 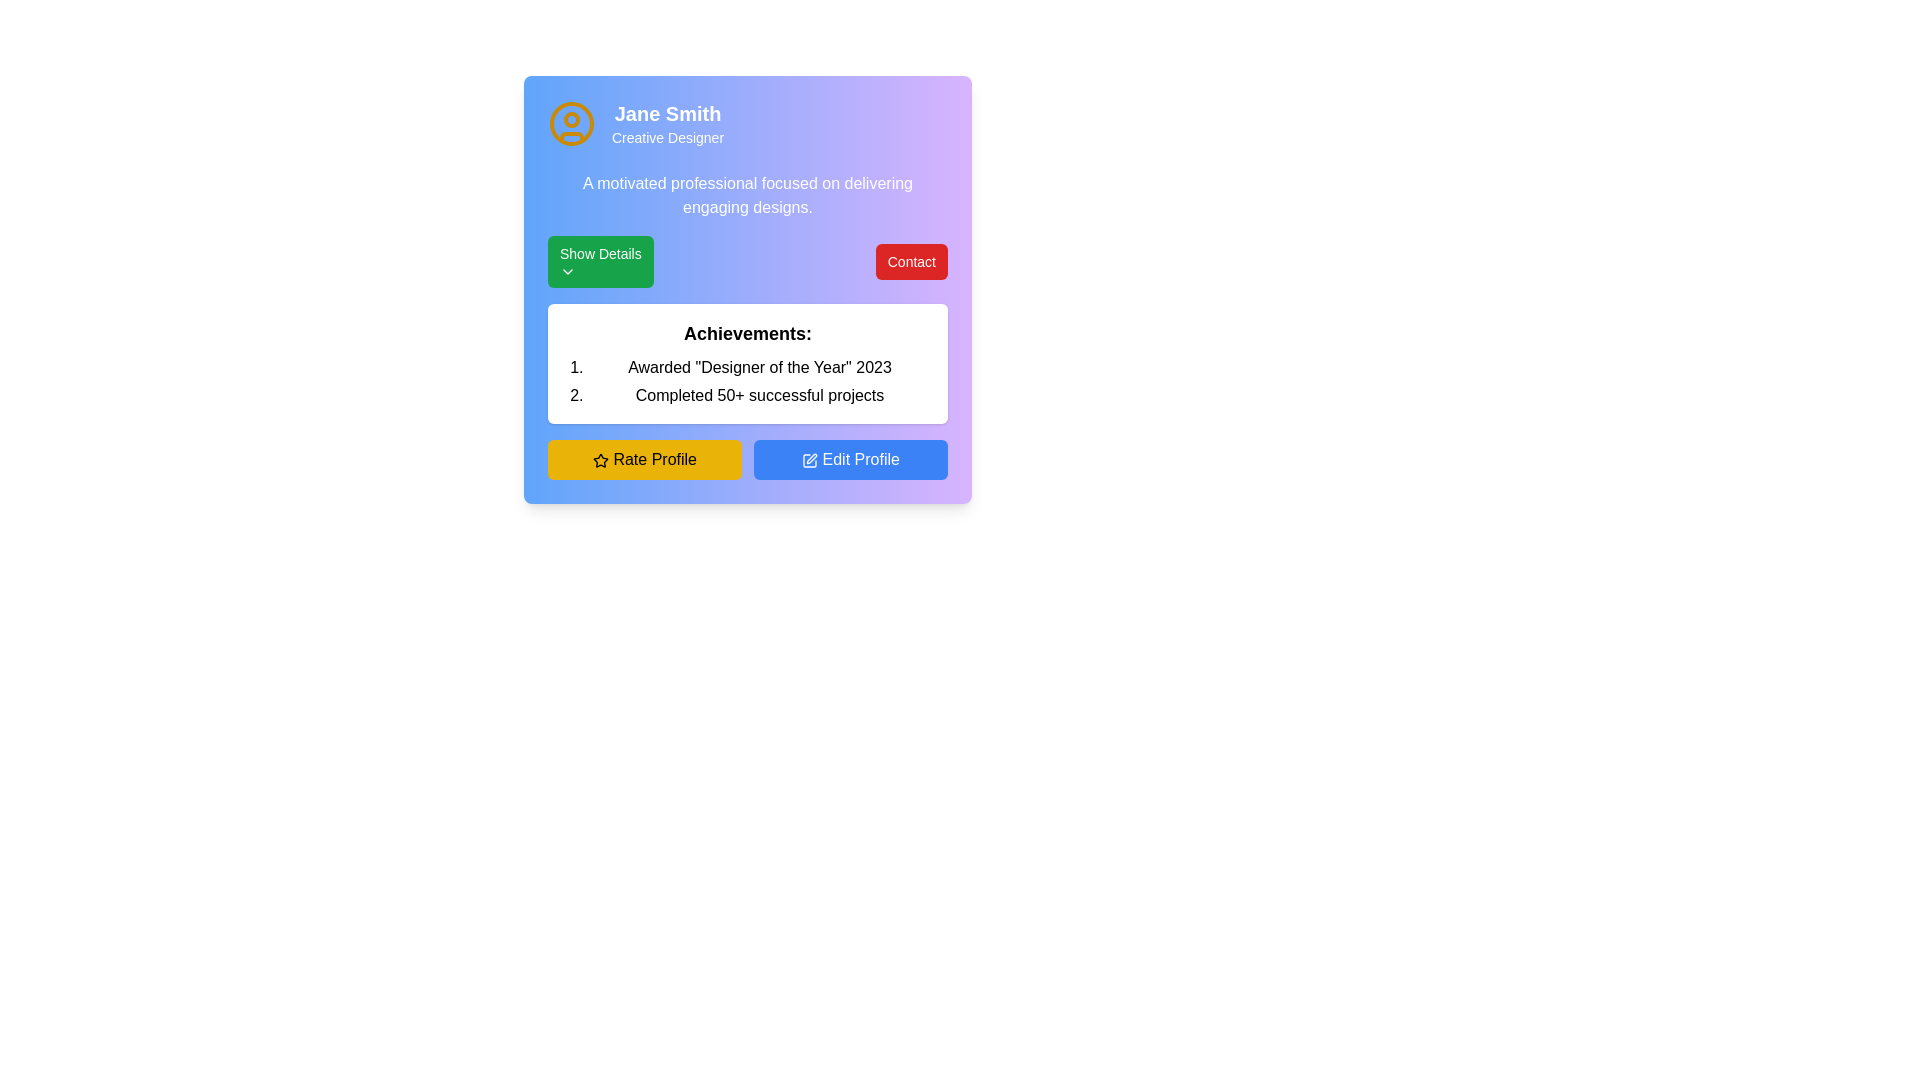 What do you see at coordinates (910, 261) in the screenshot?
I see `the contact action button located at the top-right corner of the card element` at bounding box center [910, 261].